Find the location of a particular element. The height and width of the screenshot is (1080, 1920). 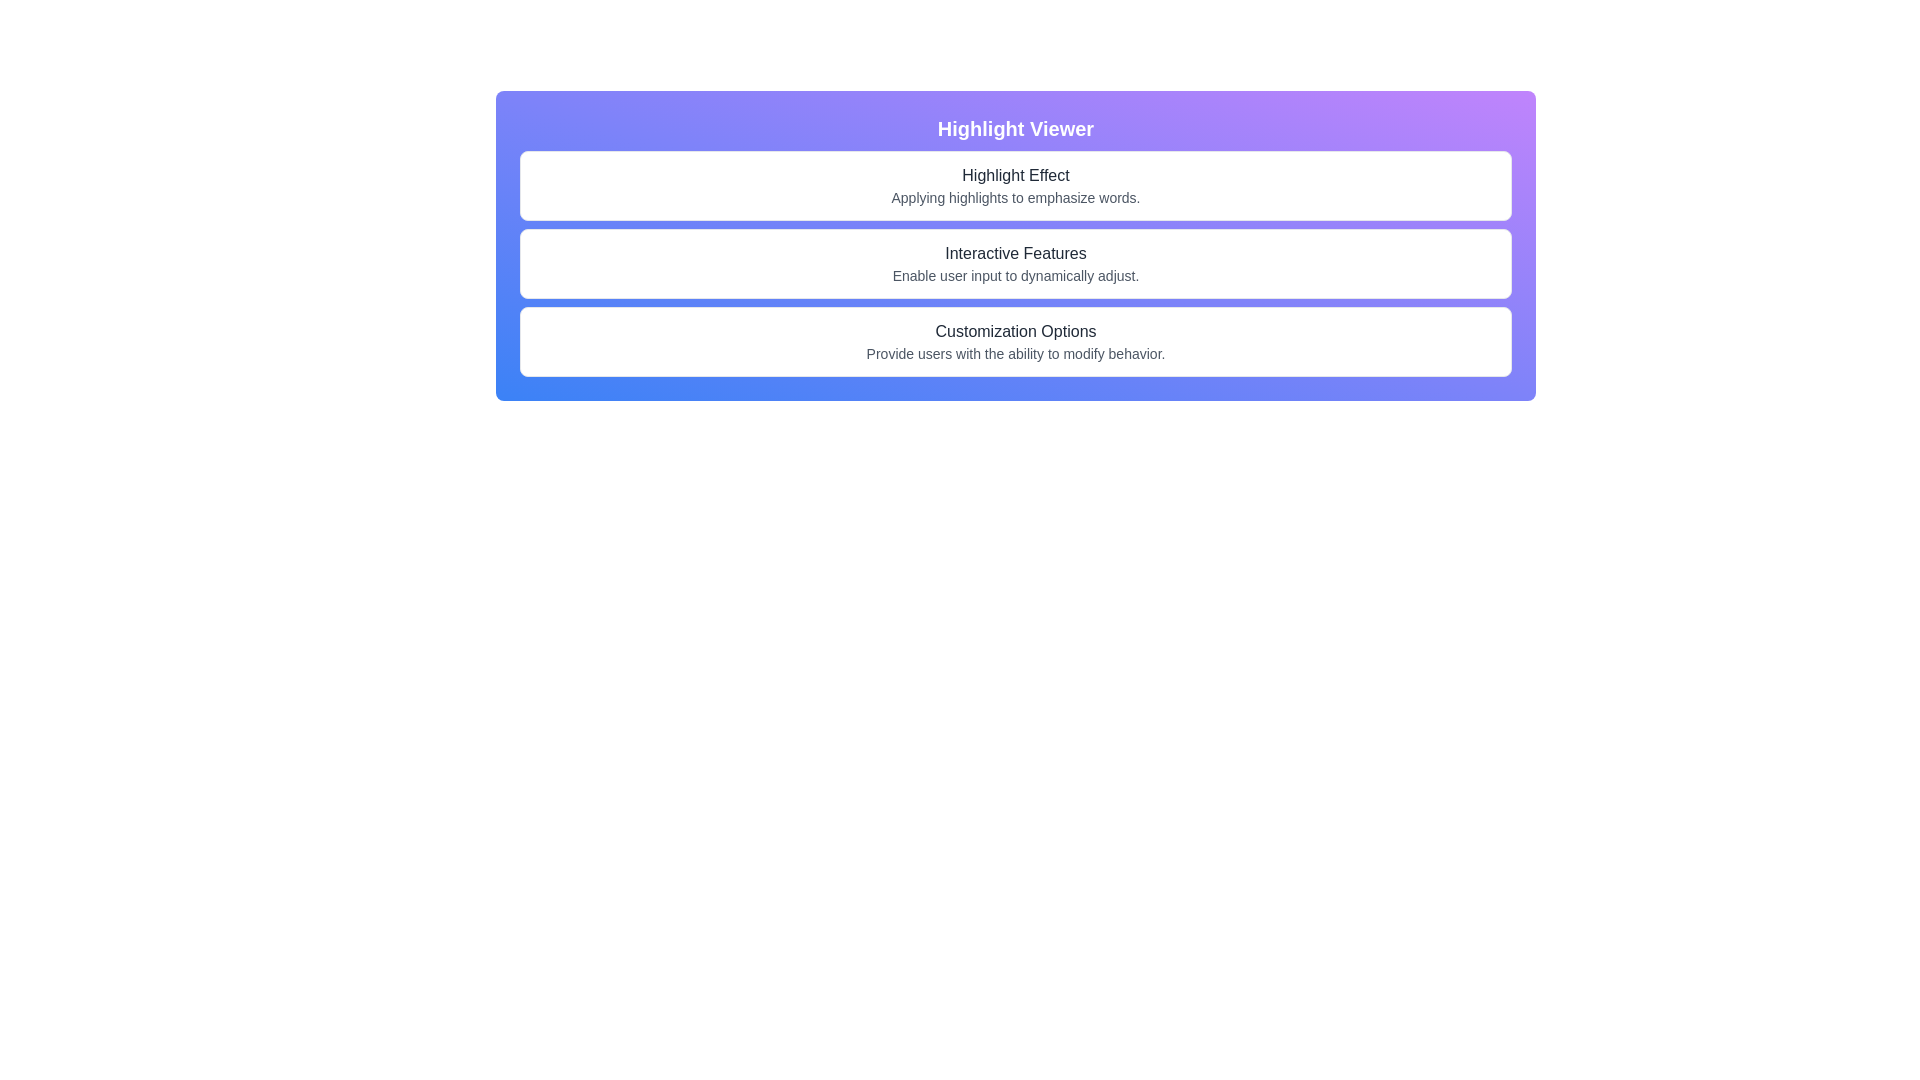

the text element displaying 'Customization Options', which is the last character of the text in the centered layout under the section with three rows of text is located at coordinates (1091, 330).